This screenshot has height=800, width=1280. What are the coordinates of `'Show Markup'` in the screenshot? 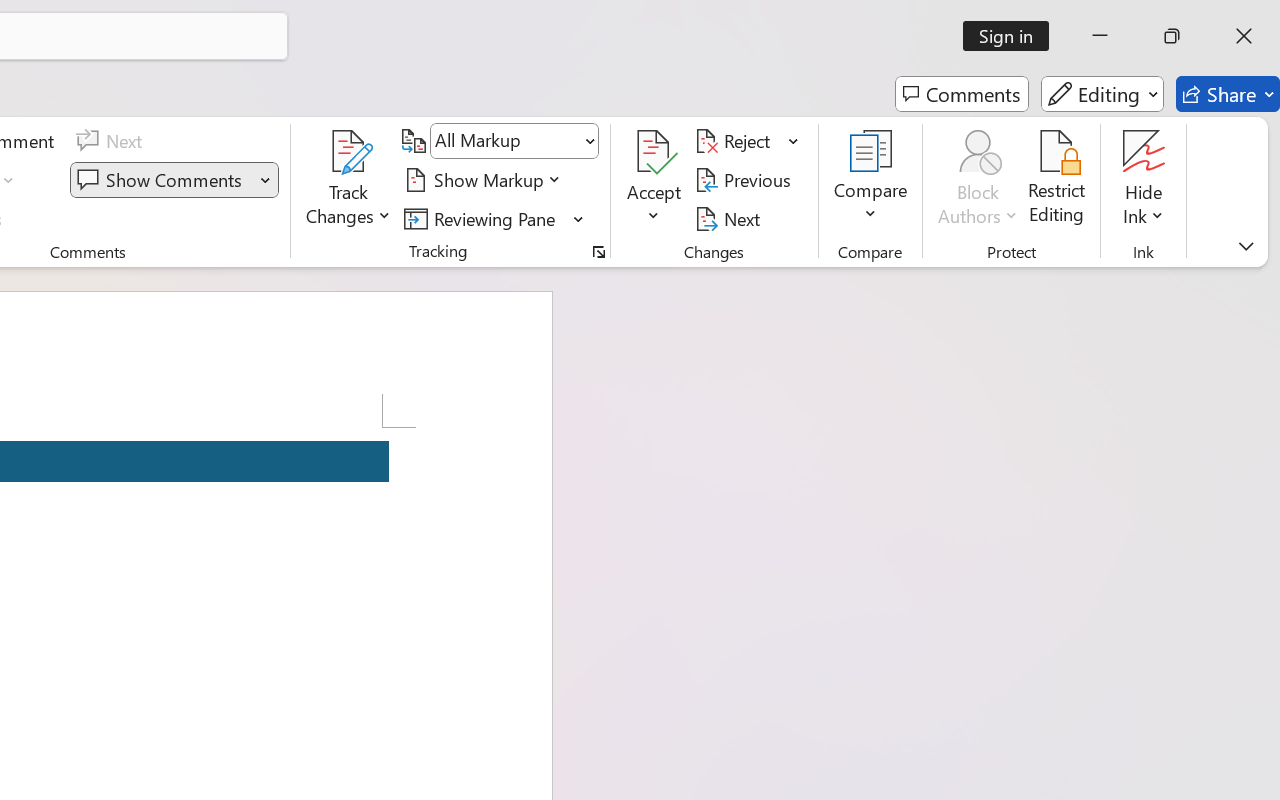 It's located at (485, 179).